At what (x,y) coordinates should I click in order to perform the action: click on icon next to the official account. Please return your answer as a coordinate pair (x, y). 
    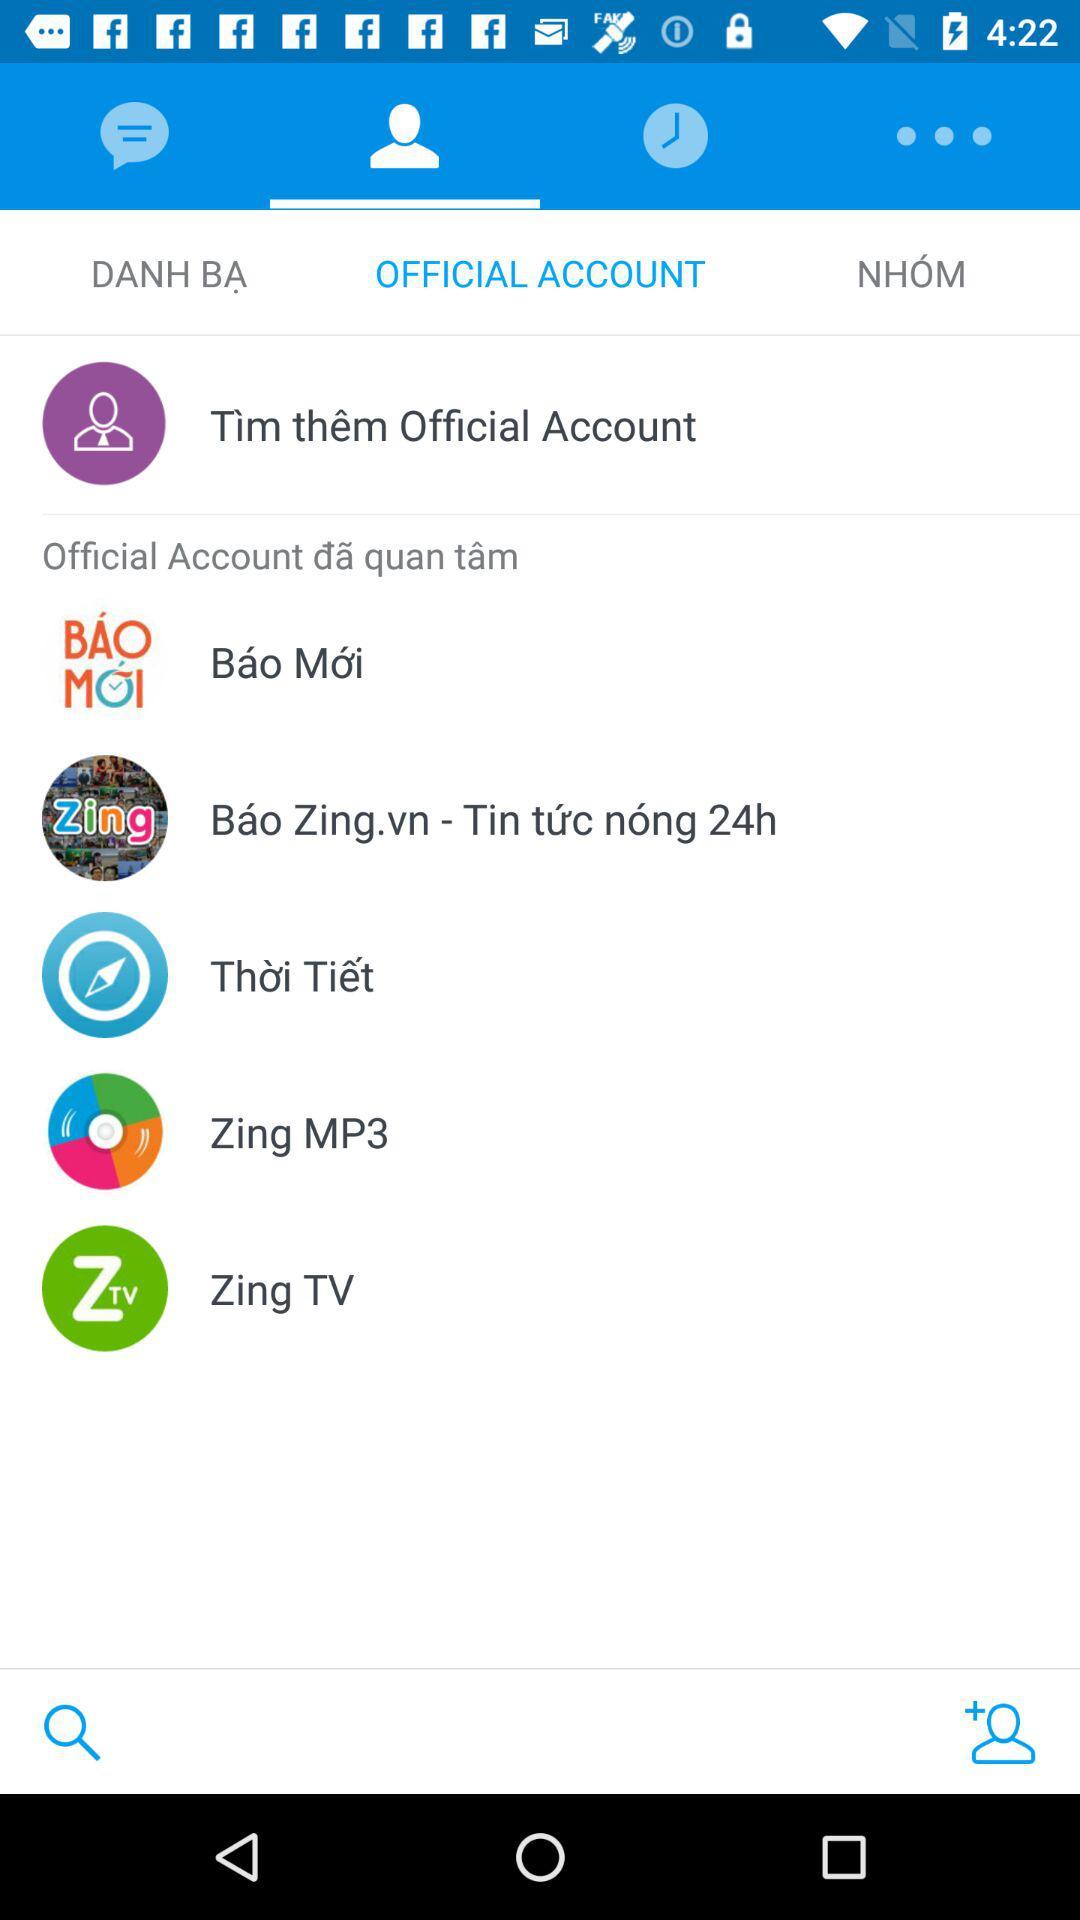
    Looking at the image, I should click on (911, 272).